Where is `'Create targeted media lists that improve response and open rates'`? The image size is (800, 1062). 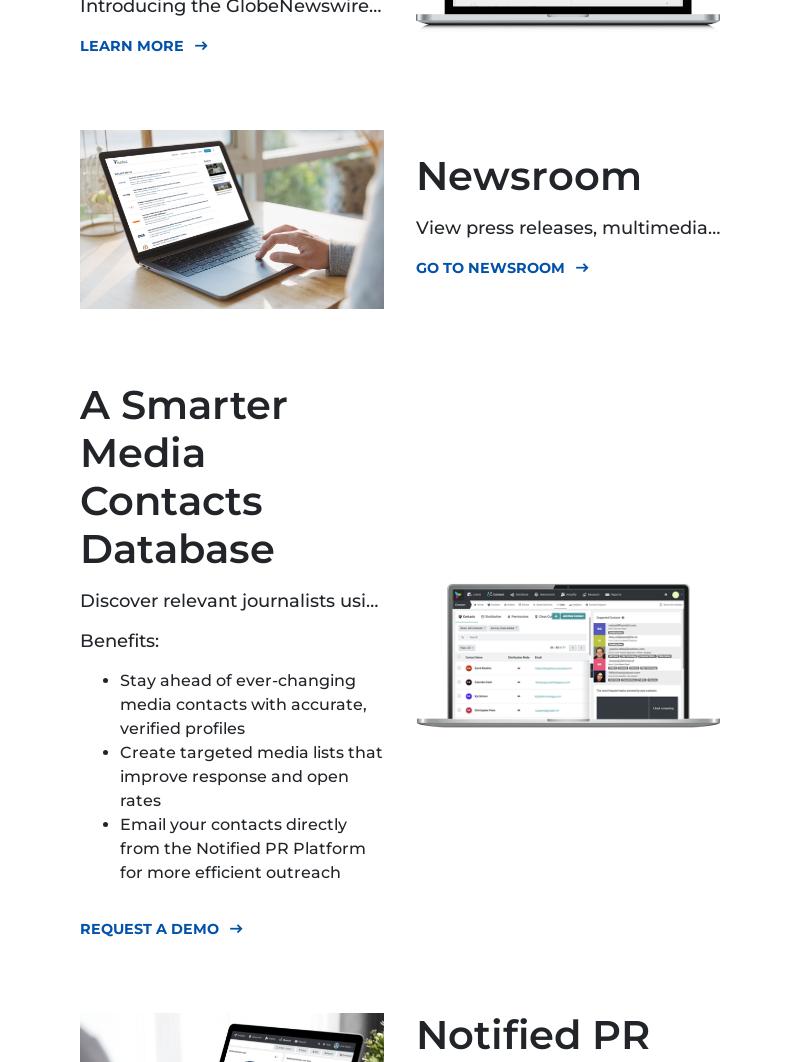
'Create targeted media lists that improve response and open rates' is located at coordinates (119, 776).